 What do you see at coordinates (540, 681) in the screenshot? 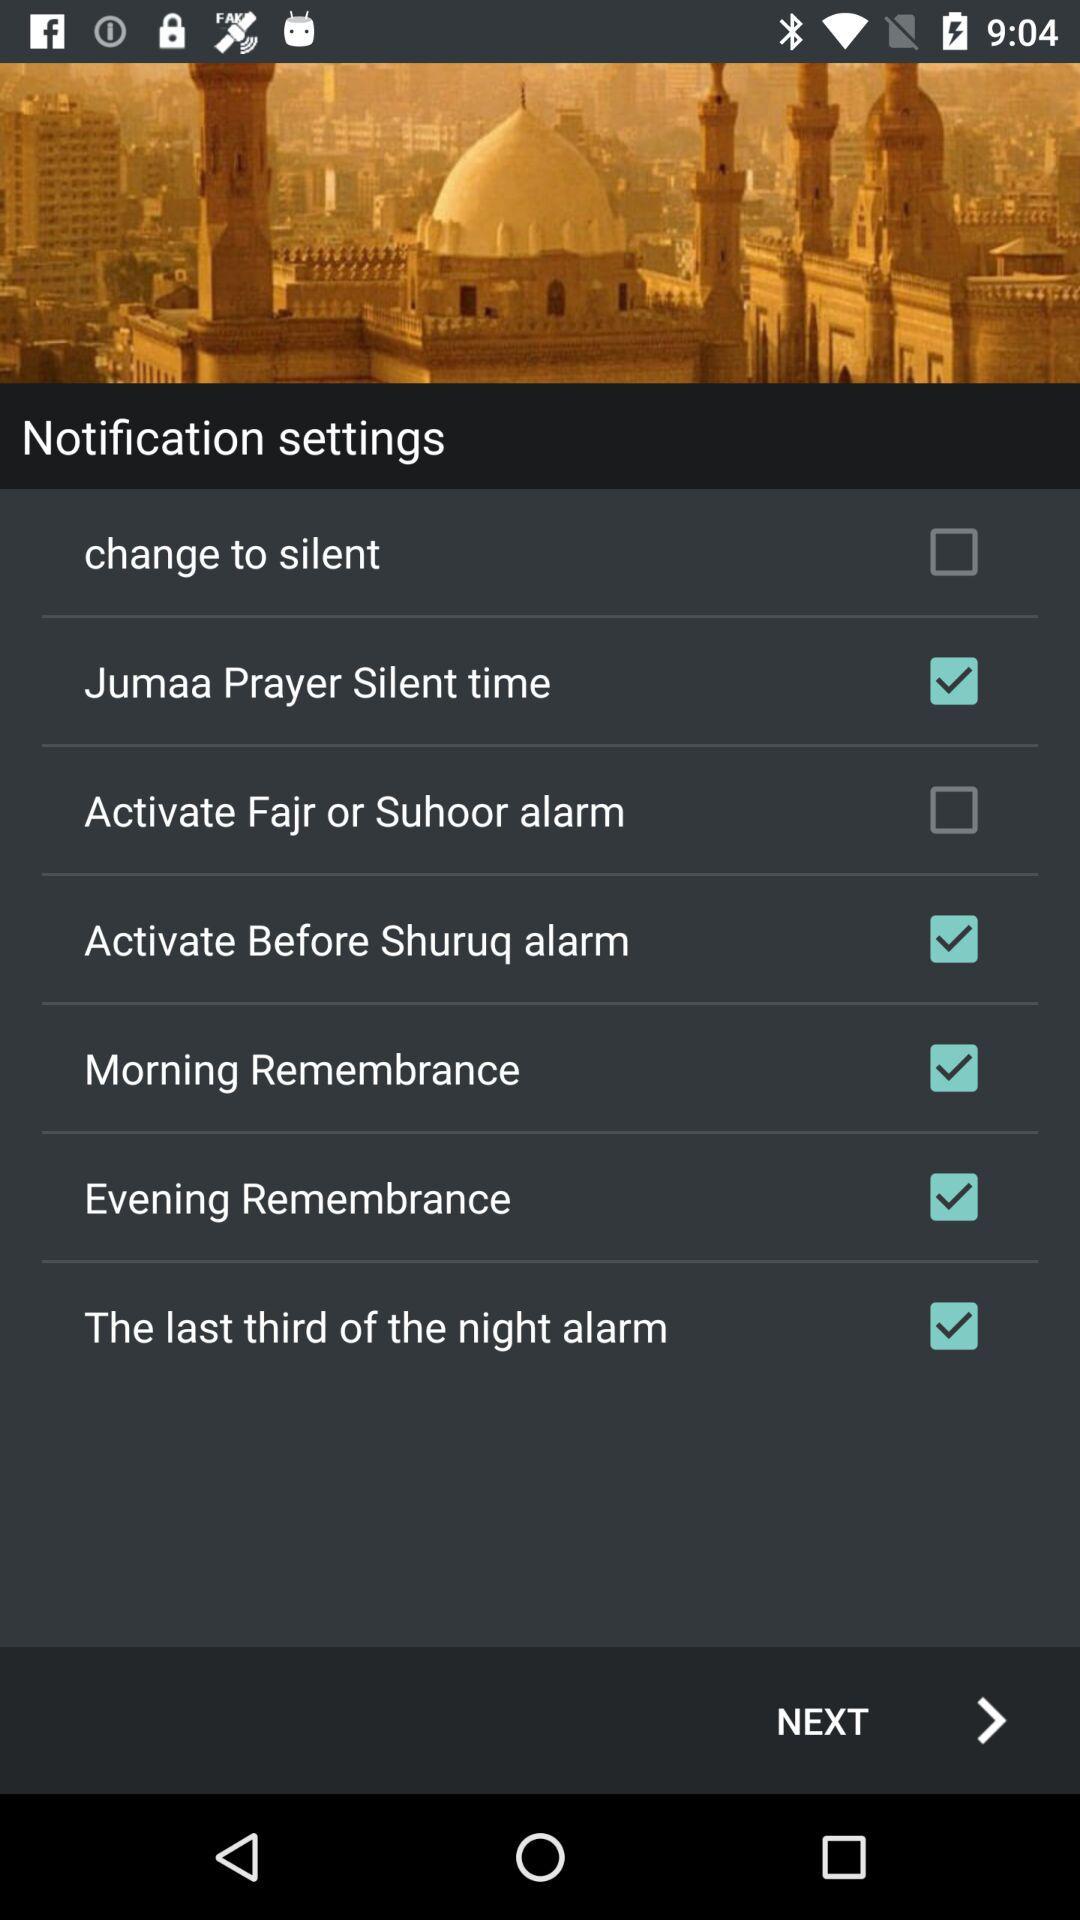
I see `icon above the activate fajr or icon` at bounding box center [540, 681].